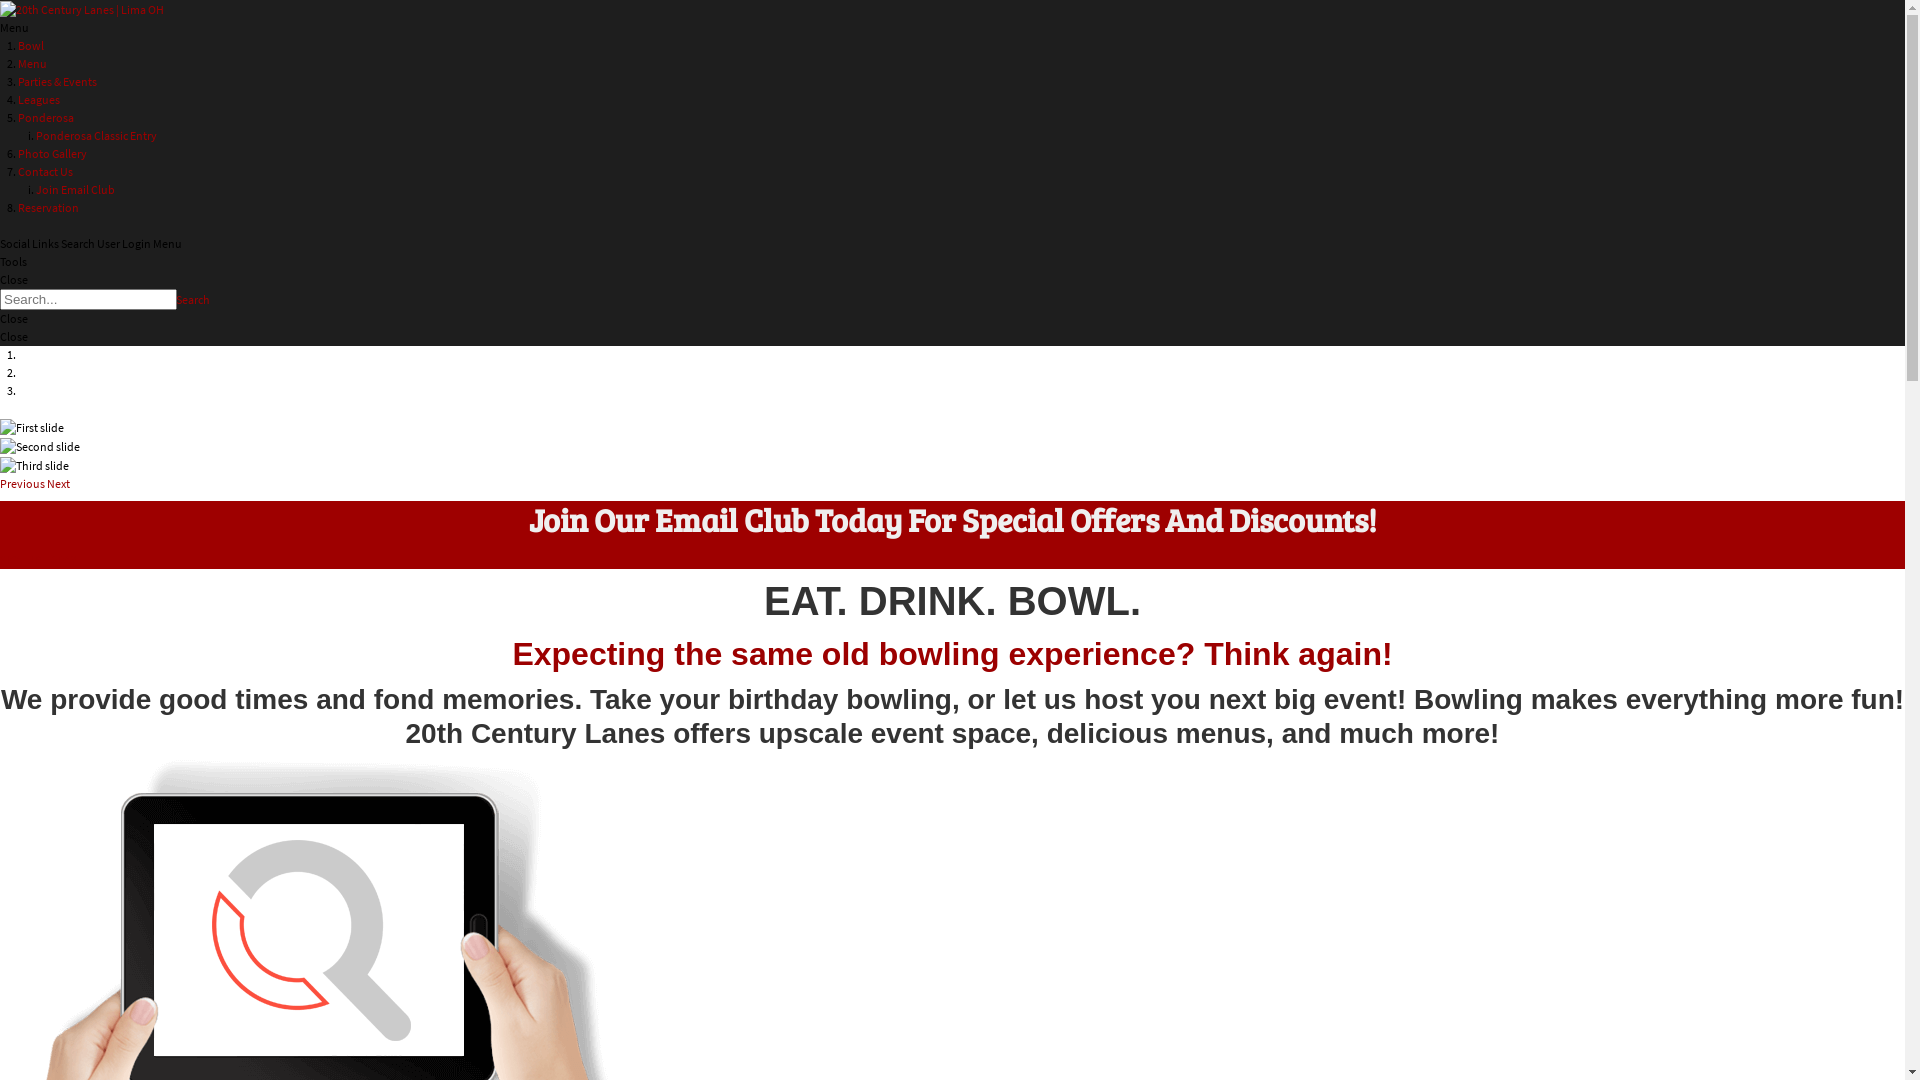 The width and height of the screenshot is (1920, 1080). What do you see at coordinates (58, 483) in the screenshot?
I see `'Next'` at bounding box center [58, 483].